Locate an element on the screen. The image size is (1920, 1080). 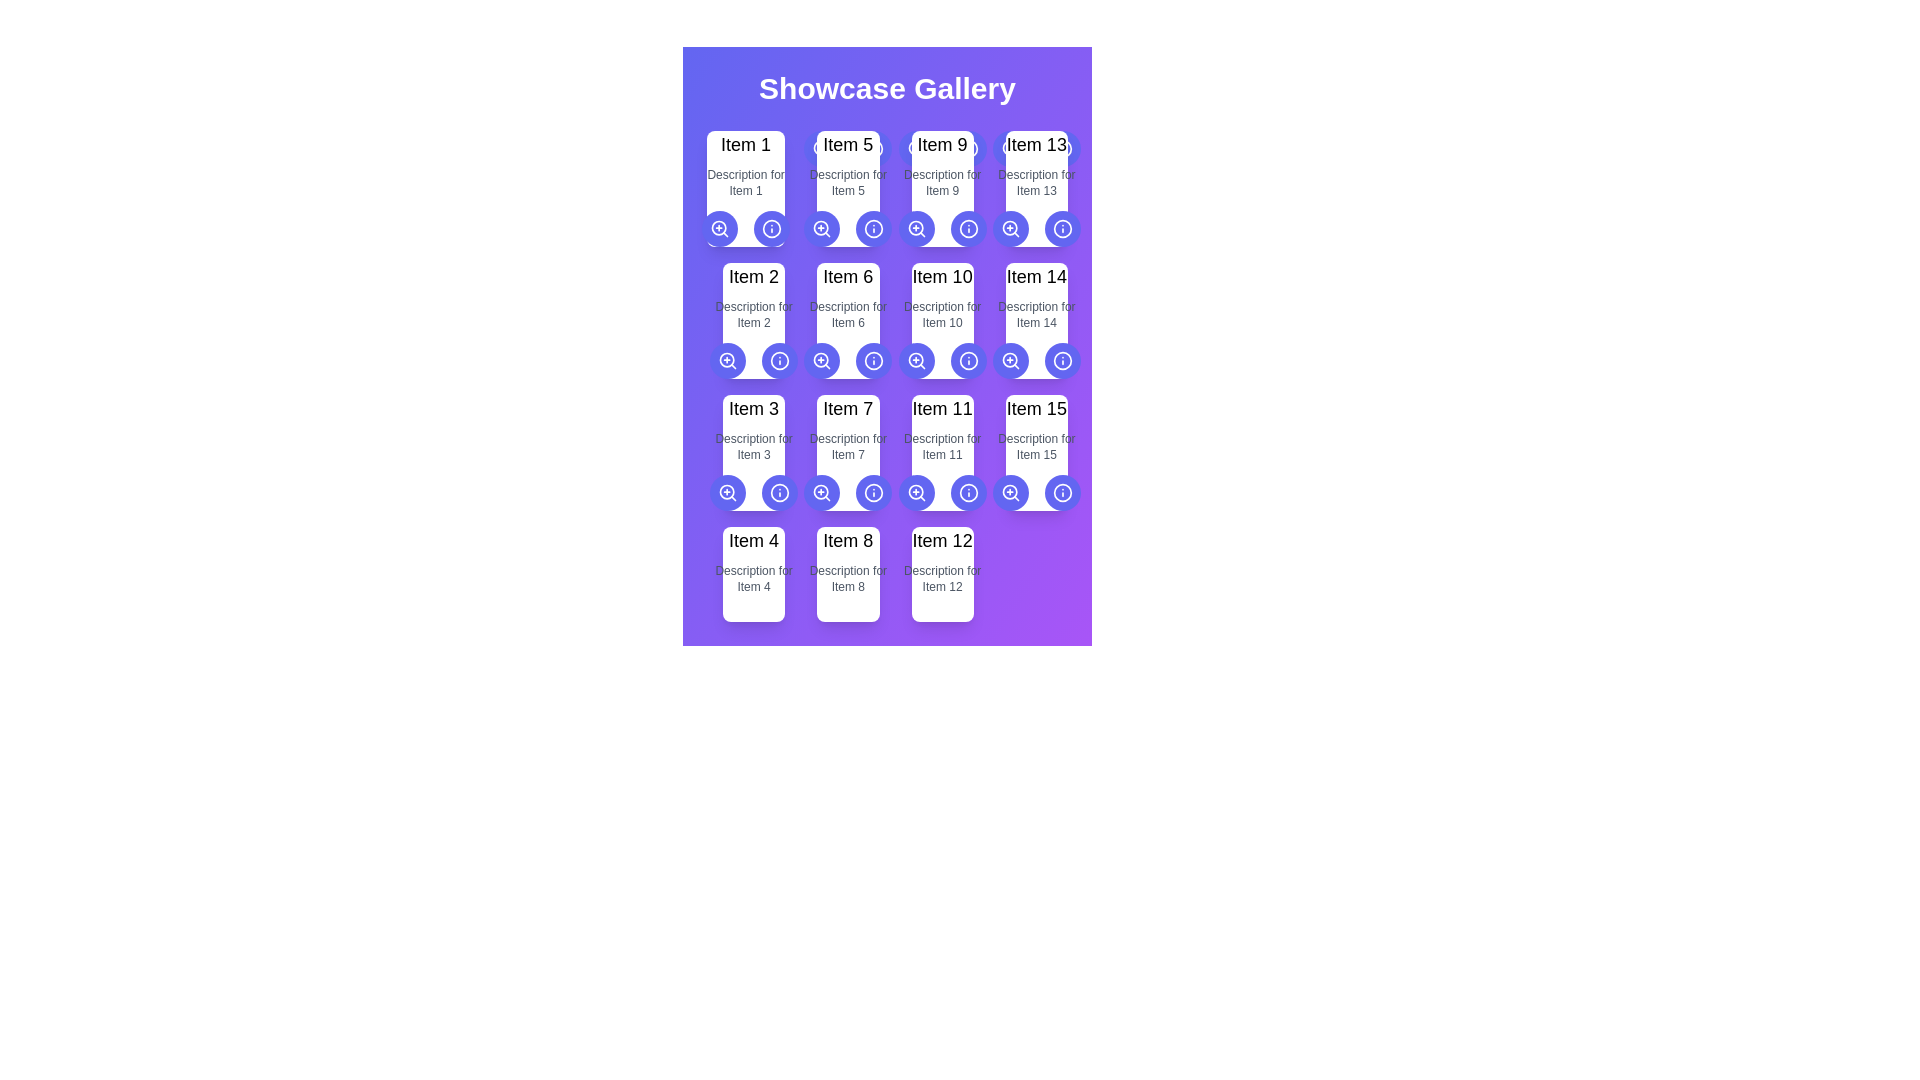
the decorative Circle element within the SVG graphic, which represents the lens of the magnifying glass in the zoom-in icon located below the 'Item 3' card is located at coordinates (726, 492).